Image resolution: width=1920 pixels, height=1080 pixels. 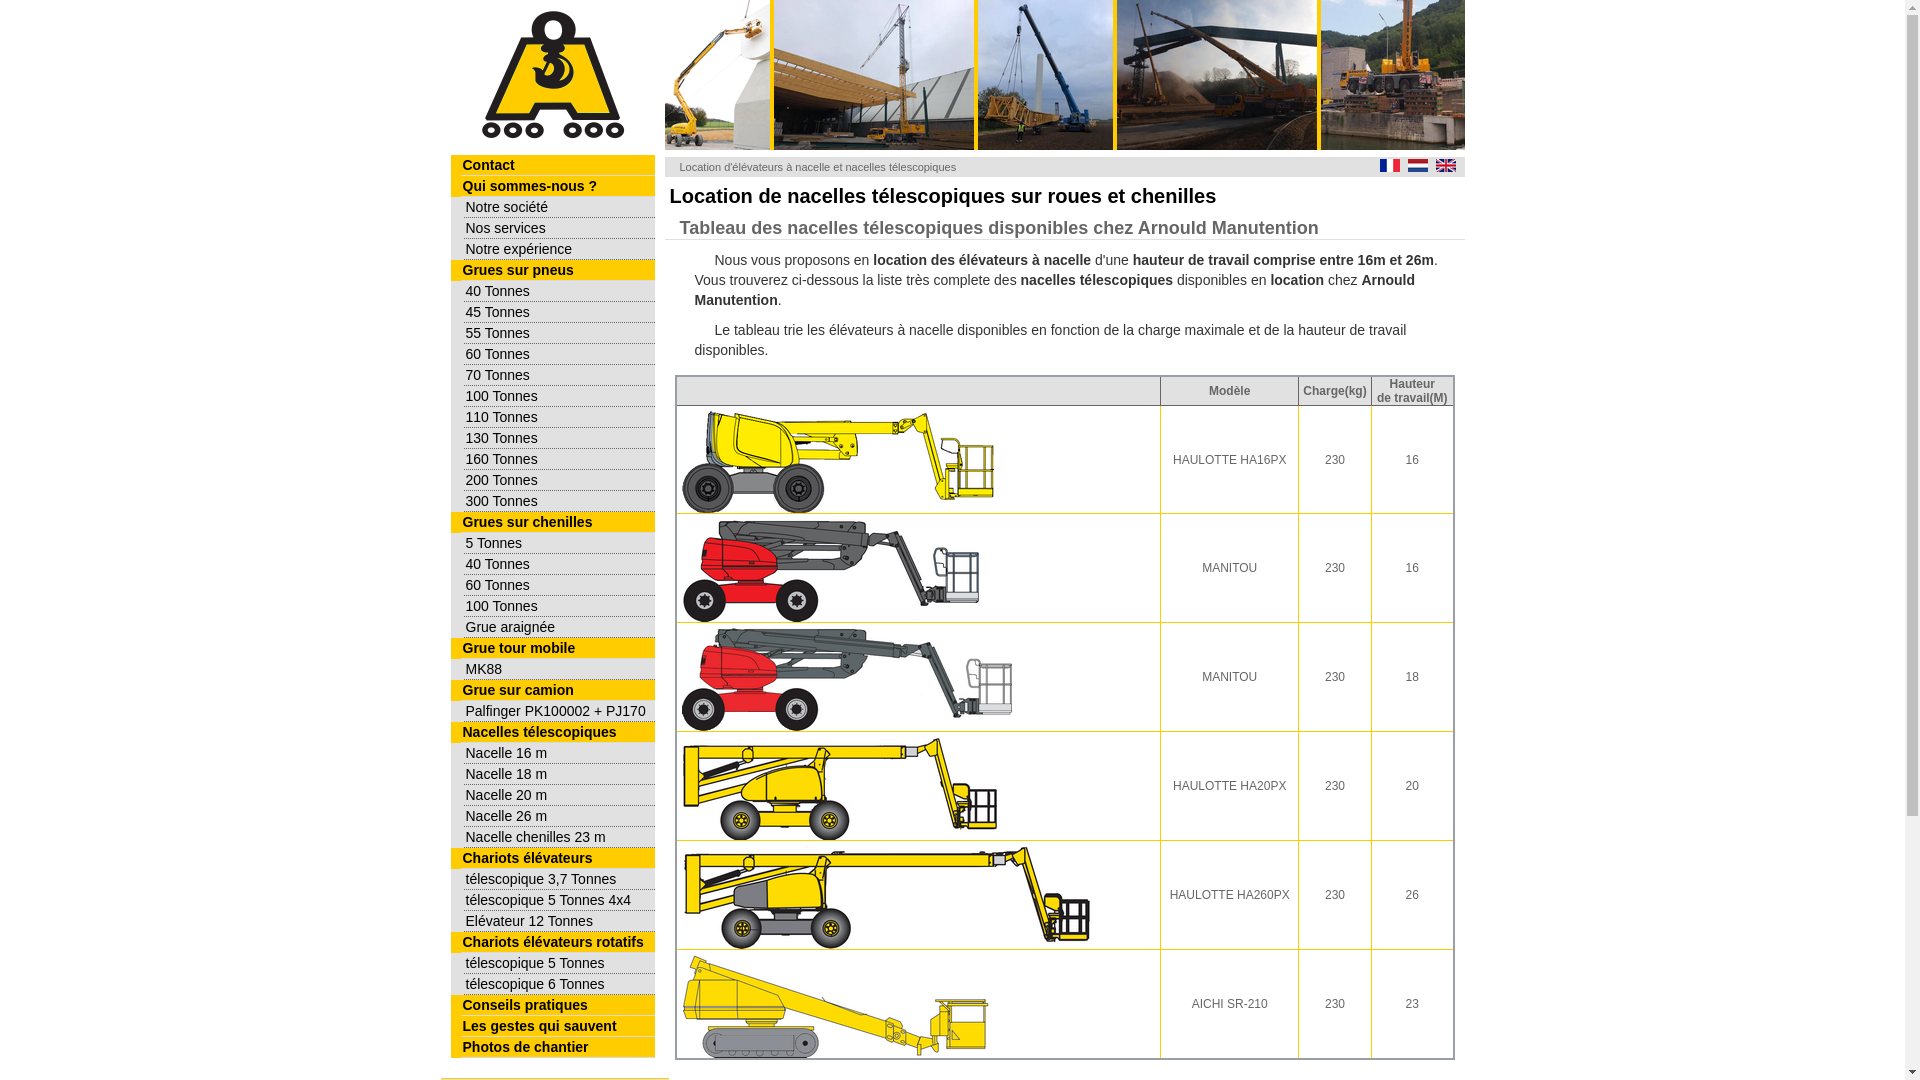 What do you see at coordinates (1445, 165) in the screenshot?
I see `'Visit our website in english'` at bounding box center [1445, 165].